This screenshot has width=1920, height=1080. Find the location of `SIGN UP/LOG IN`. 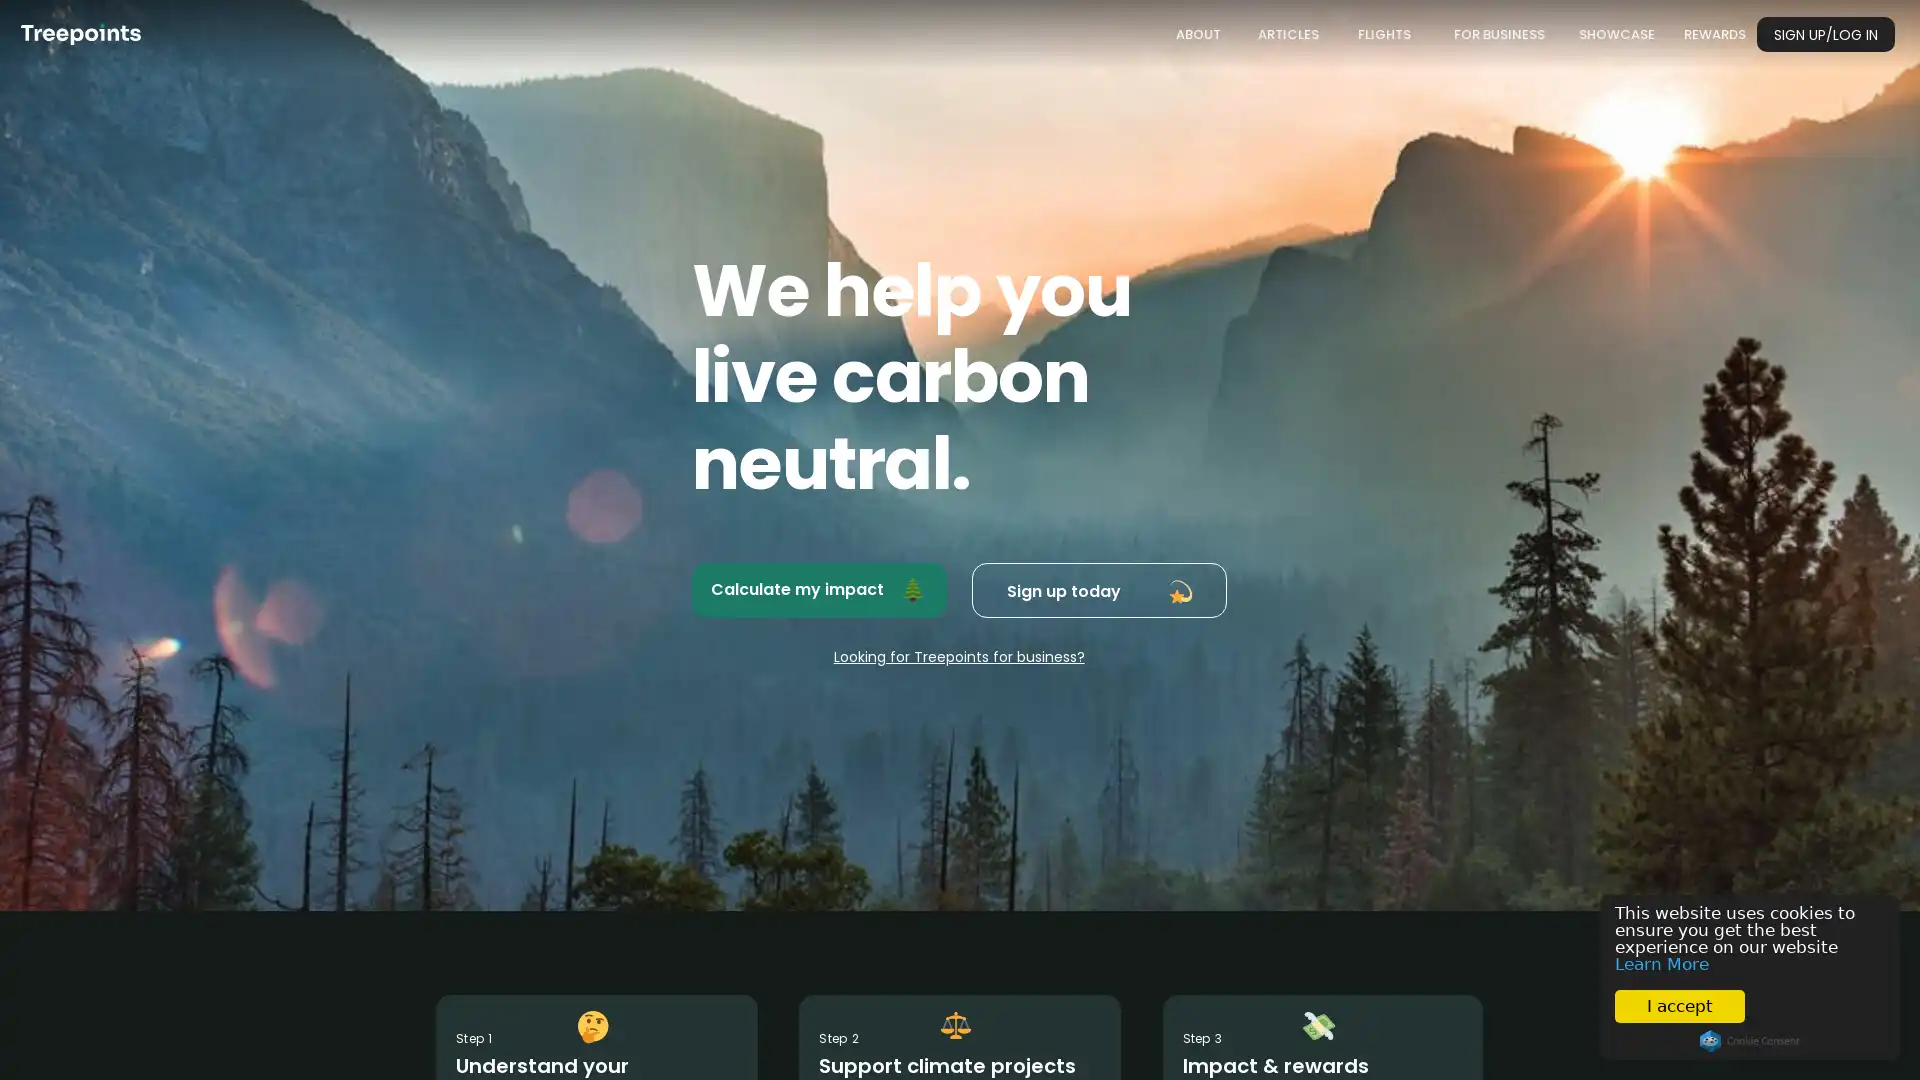

SIGN UP/LOG IN is located at coordinates (1825, 34).